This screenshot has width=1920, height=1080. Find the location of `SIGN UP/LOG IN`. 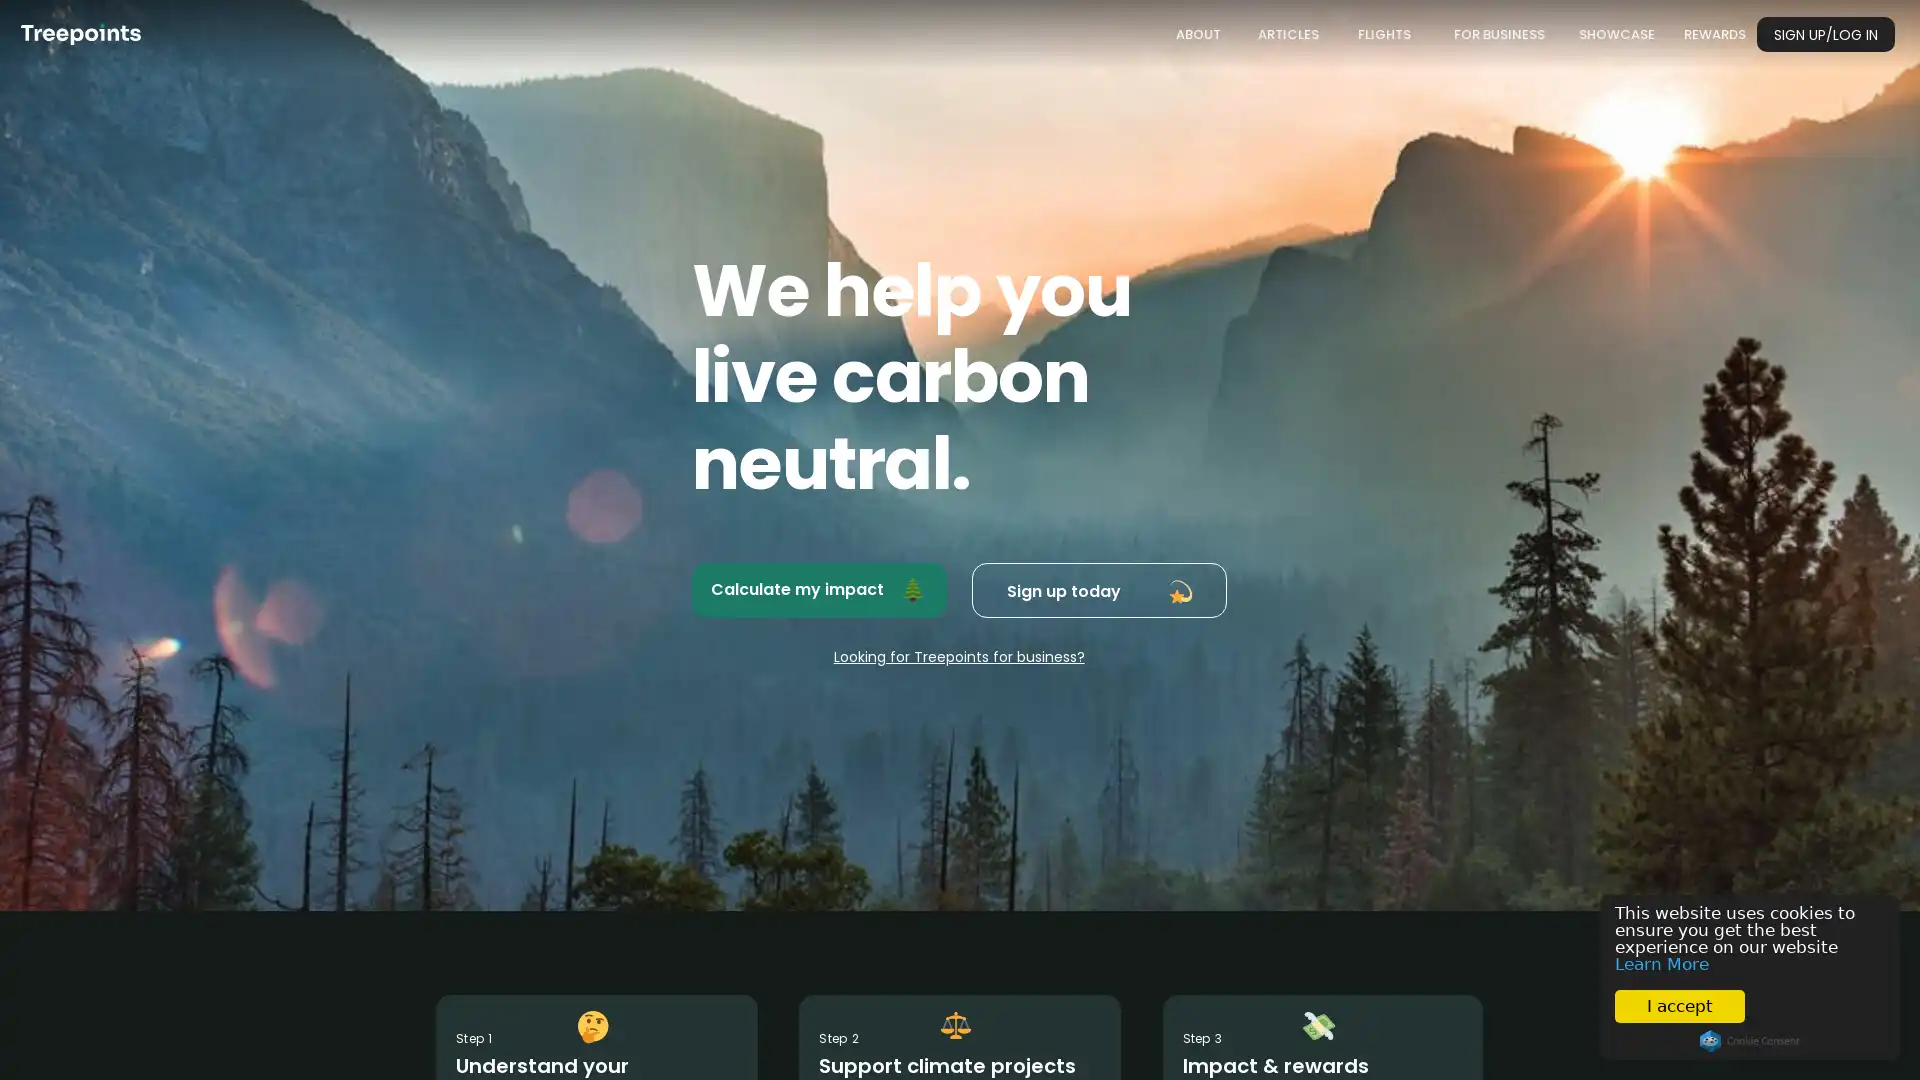

SIGN UP/LOG IN is located at coordinates (1825, 34).